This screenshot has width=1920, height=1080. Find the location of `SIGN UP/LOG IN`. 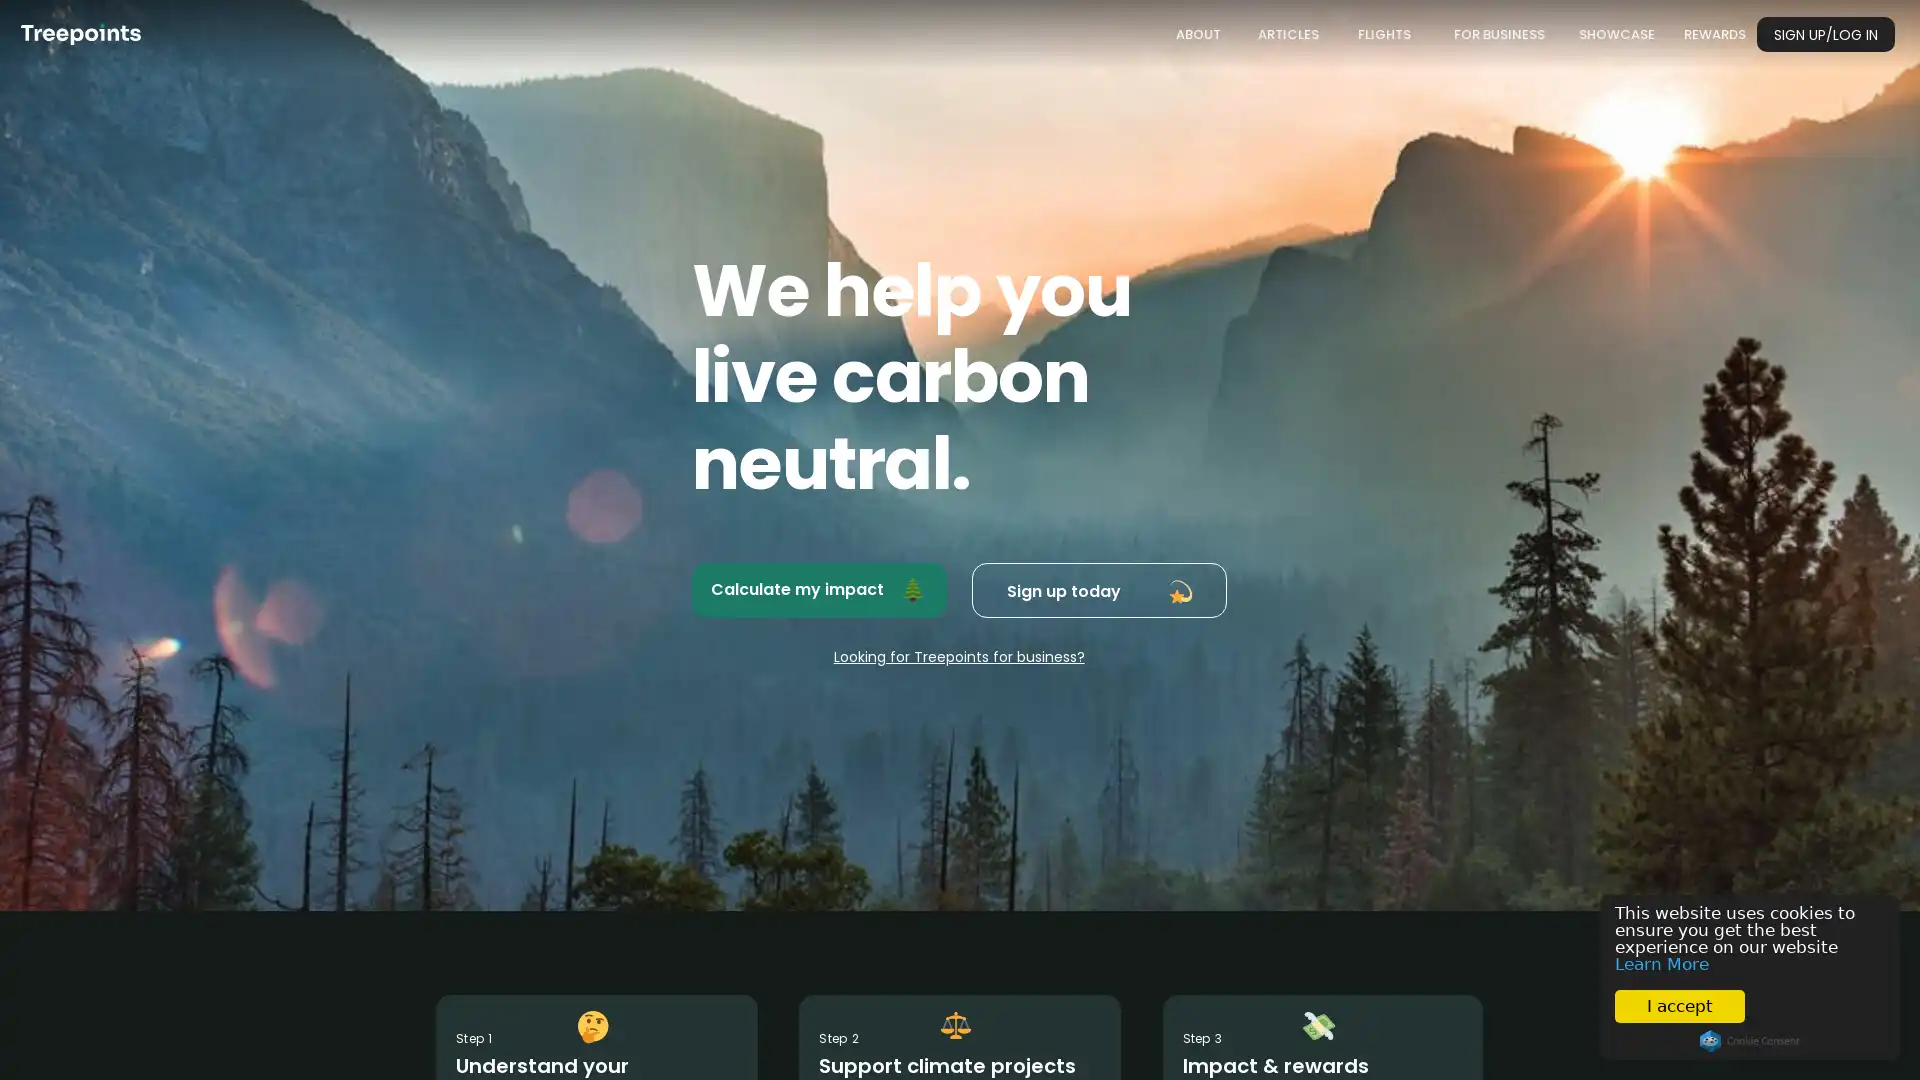

SIGN UP/LOG IN is located at coordinates (1825, 34).